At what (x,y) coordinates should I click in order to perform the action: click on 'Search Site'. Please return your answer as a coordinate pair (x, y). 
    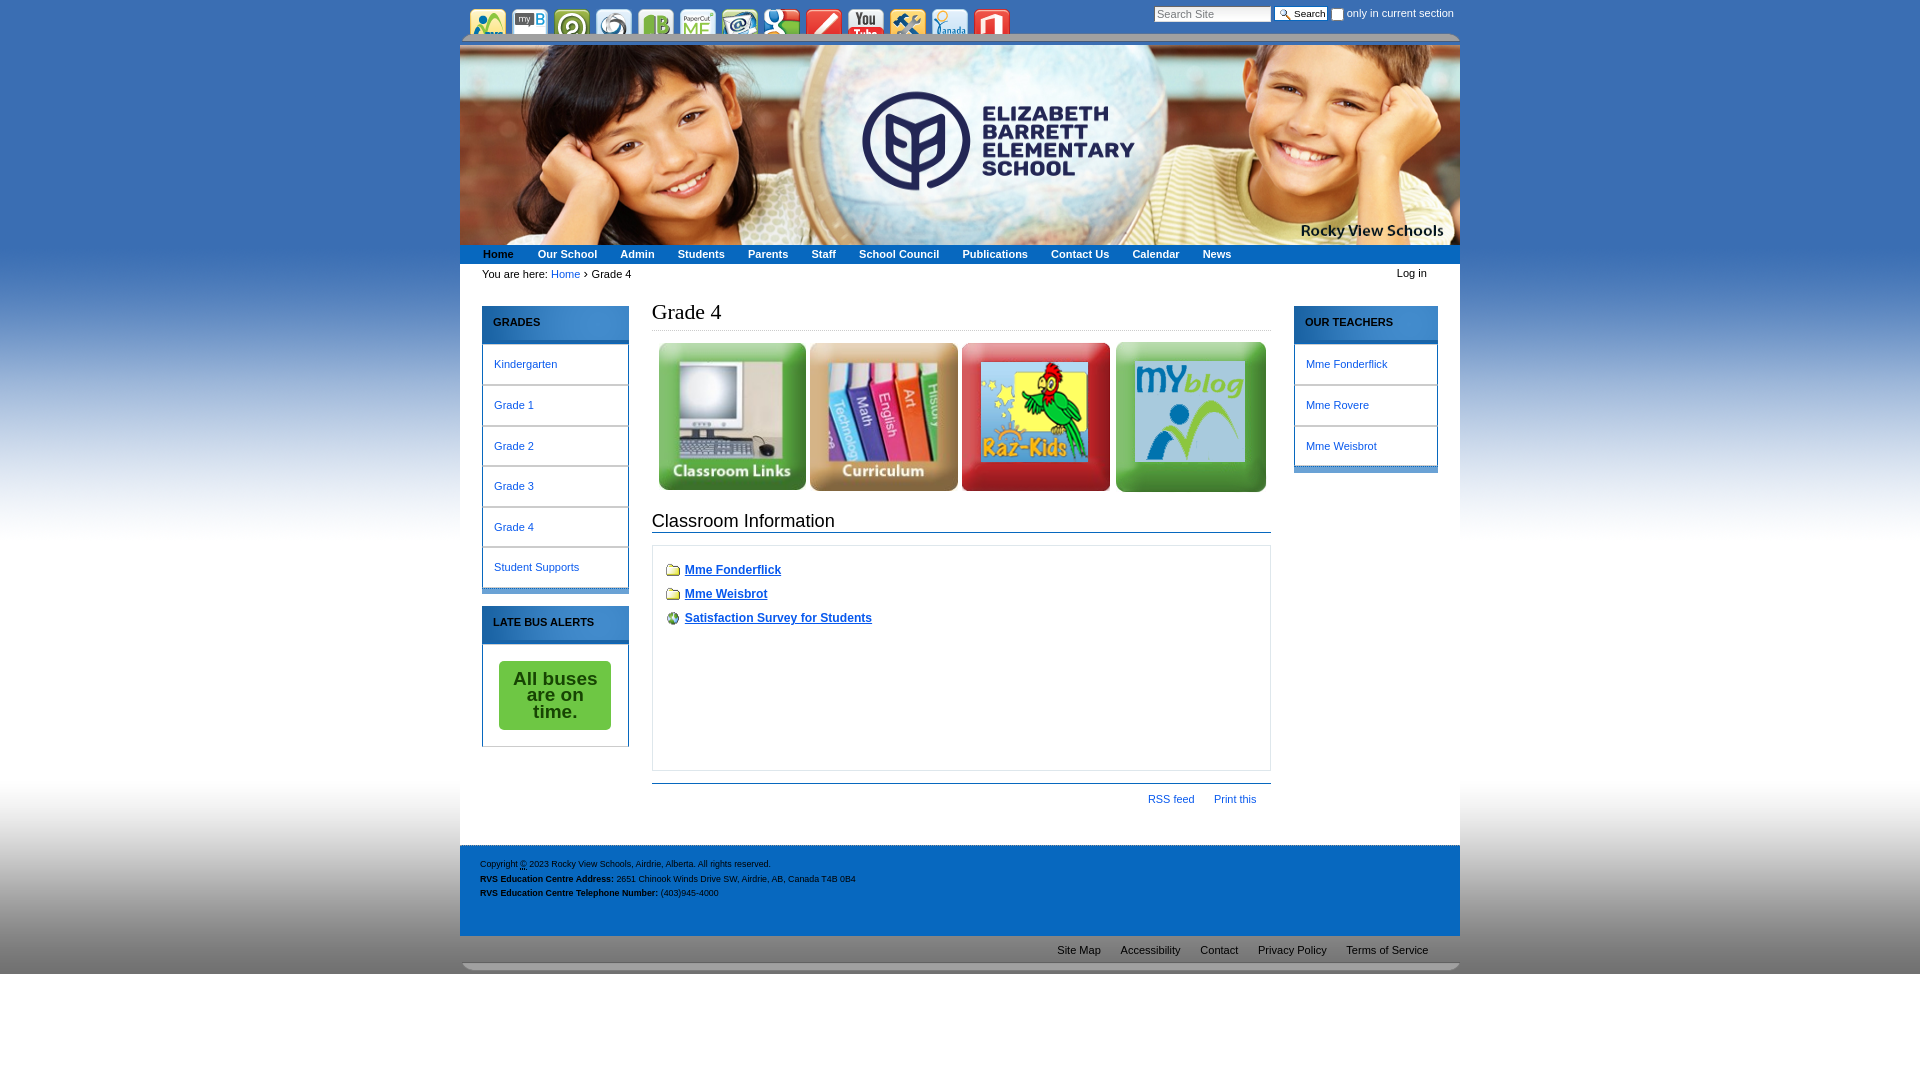
    Looking at the image, I should click on (1211, 14).